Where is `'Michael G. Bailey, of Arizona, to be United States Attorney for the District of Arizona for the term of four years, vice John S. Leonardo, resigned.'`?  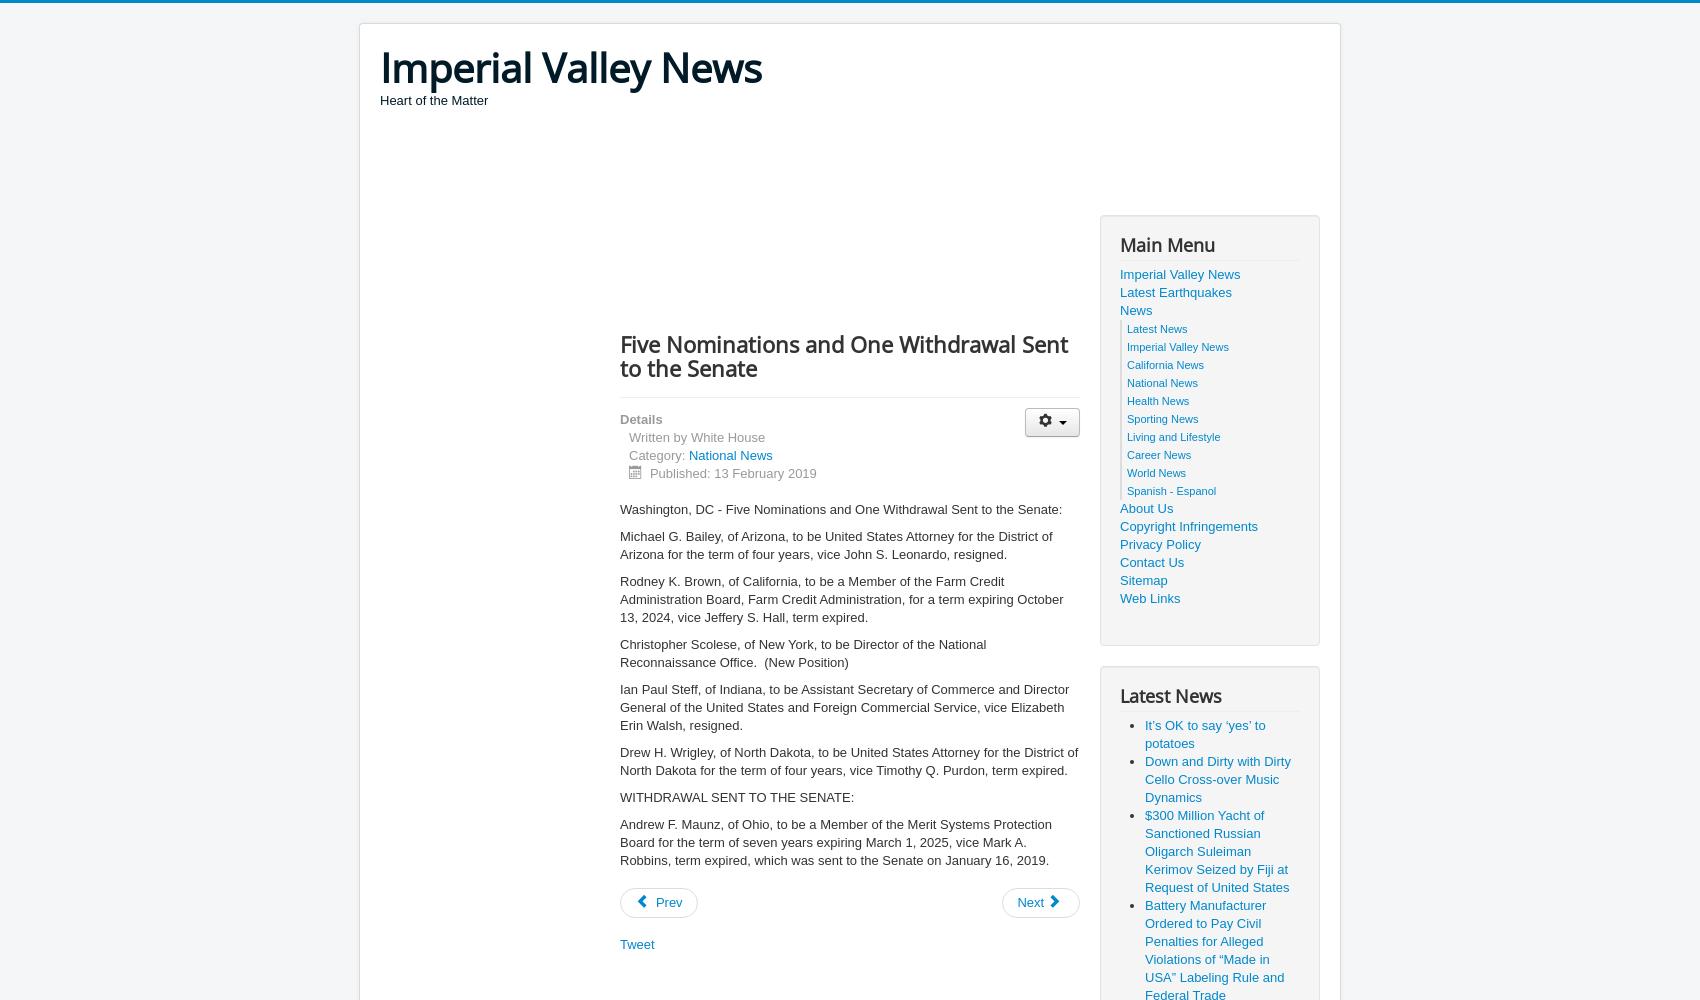 'Michael G. Bailey, of Arizona, to be United States Attorney for the District of Arizona for the term of four years, vice John S. Leonardo, resigned.' is located at coordinates (835, 545).